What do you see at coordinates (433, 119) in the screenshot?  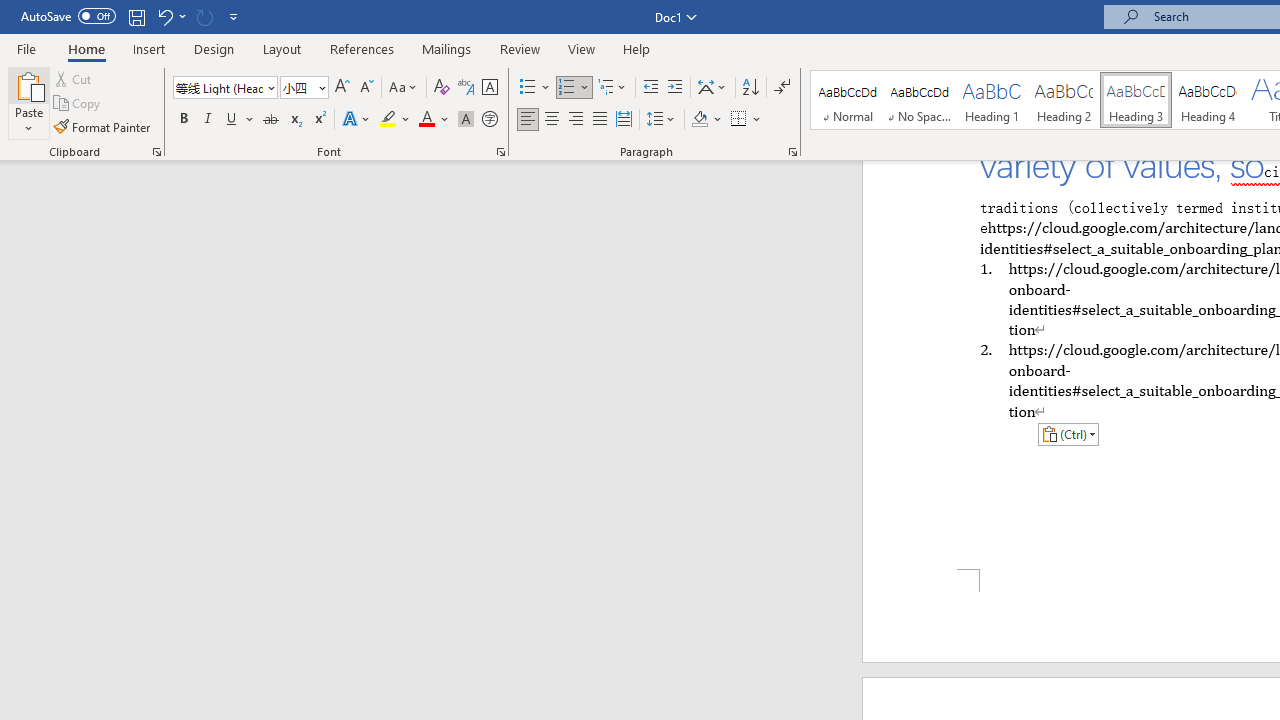 I see `'Font Color'` at bounding box center [433, 119].